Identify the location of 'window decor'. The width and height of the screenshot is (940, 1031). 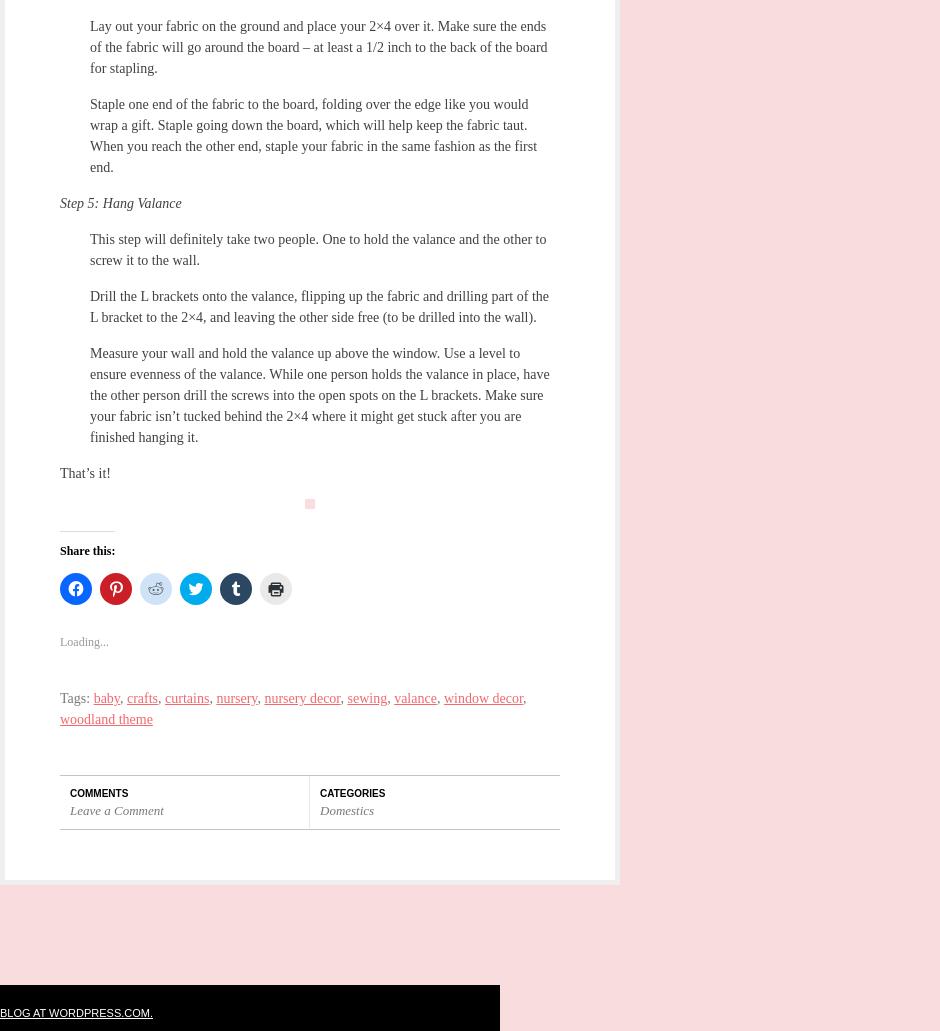
(482, 698).